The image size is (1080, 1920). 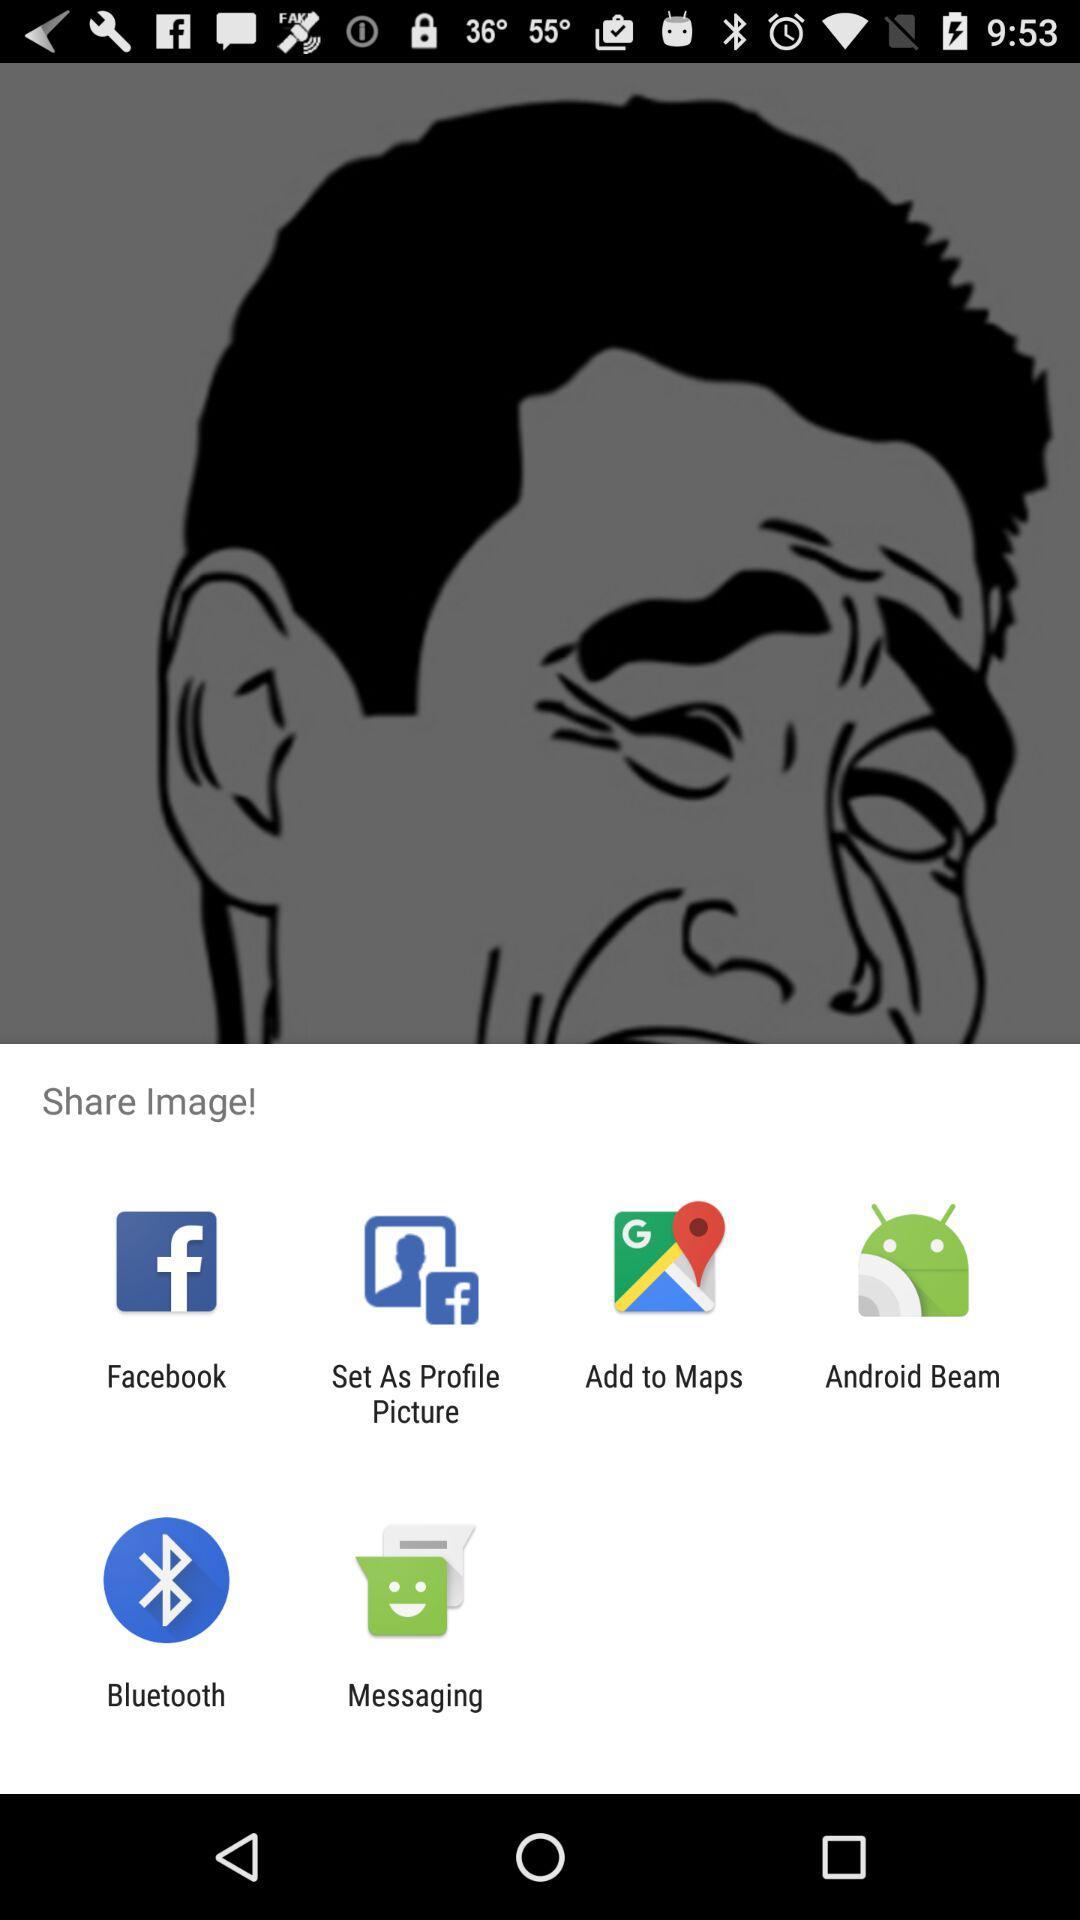 I want to click on the item next to set as profile app, so click(x=165, y=1392).